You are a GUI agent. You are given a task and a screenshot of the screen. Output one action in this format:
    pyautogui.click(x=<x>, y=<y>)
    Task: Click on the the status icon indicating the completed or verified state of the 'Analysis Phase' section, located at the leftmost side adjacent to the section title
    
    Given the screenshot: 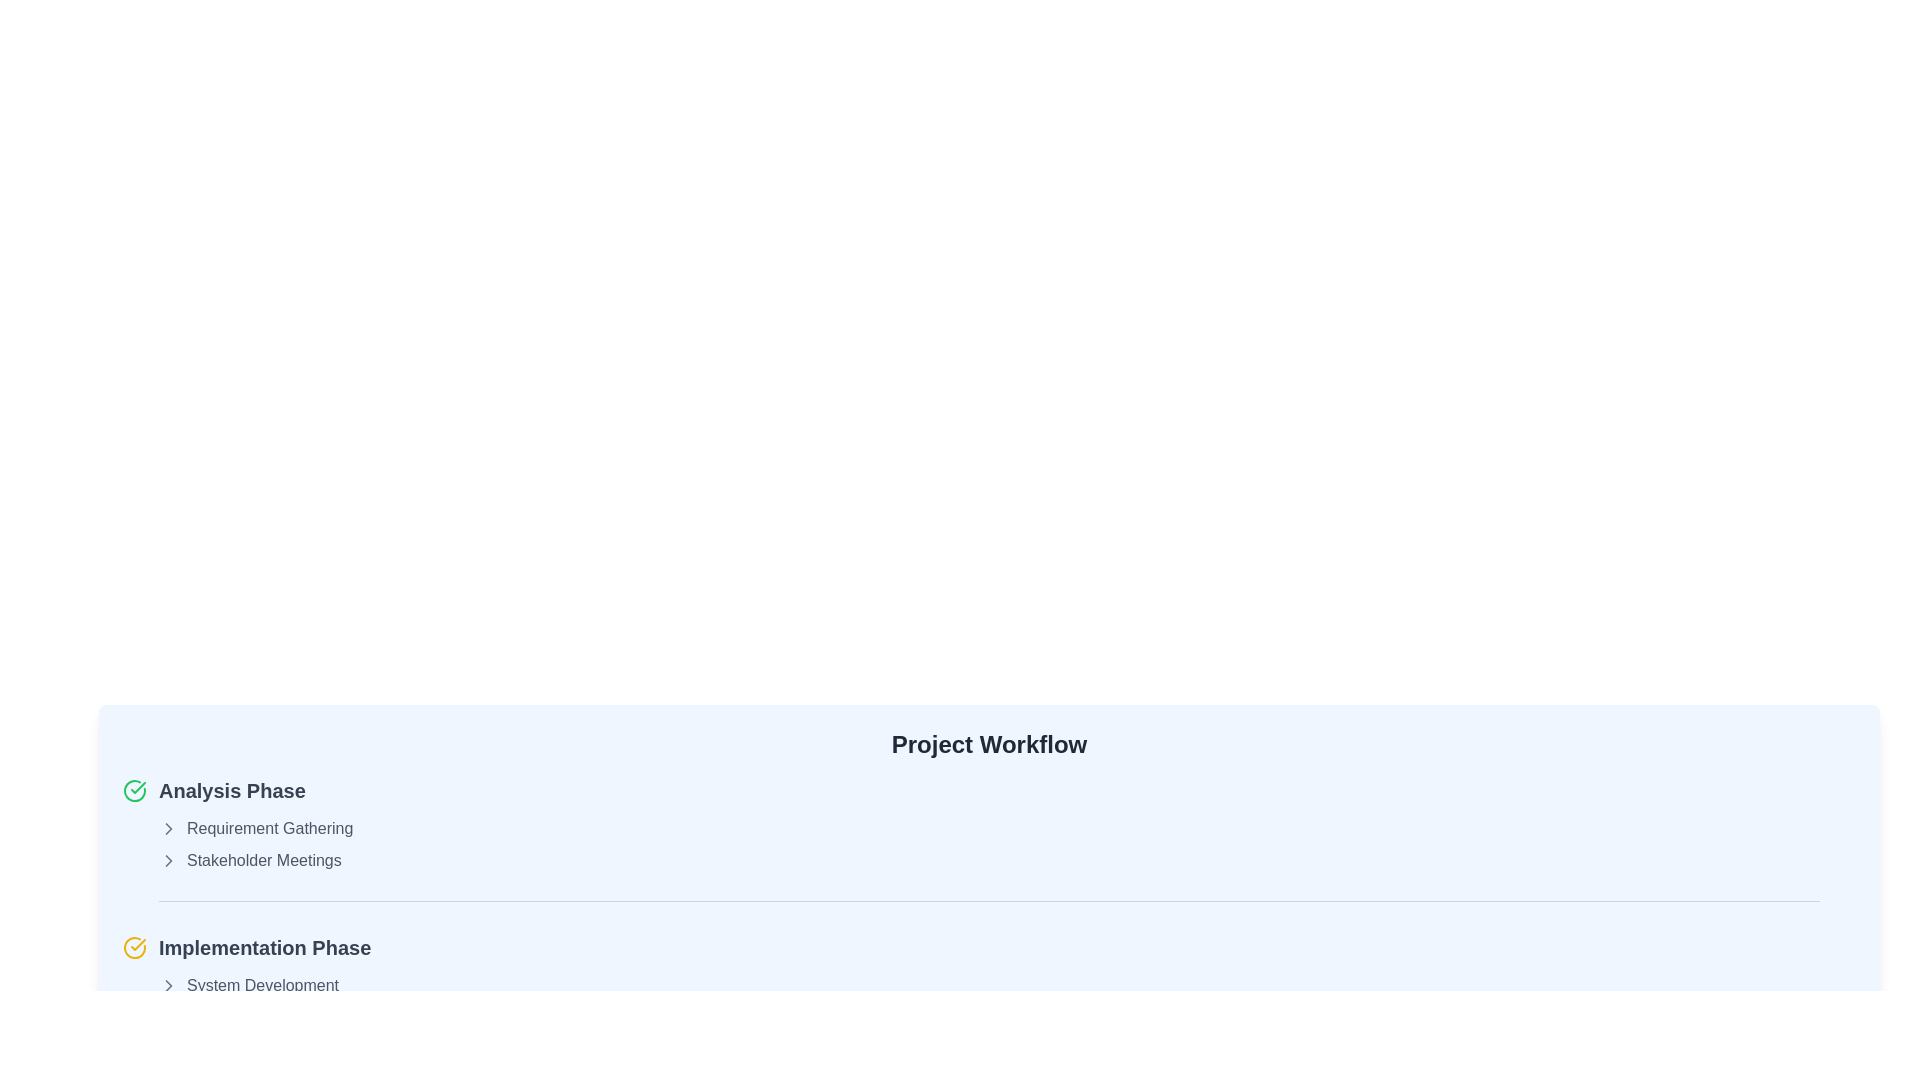 What is the action you would take?
    pyautogui.click(x=133, y=789)
    